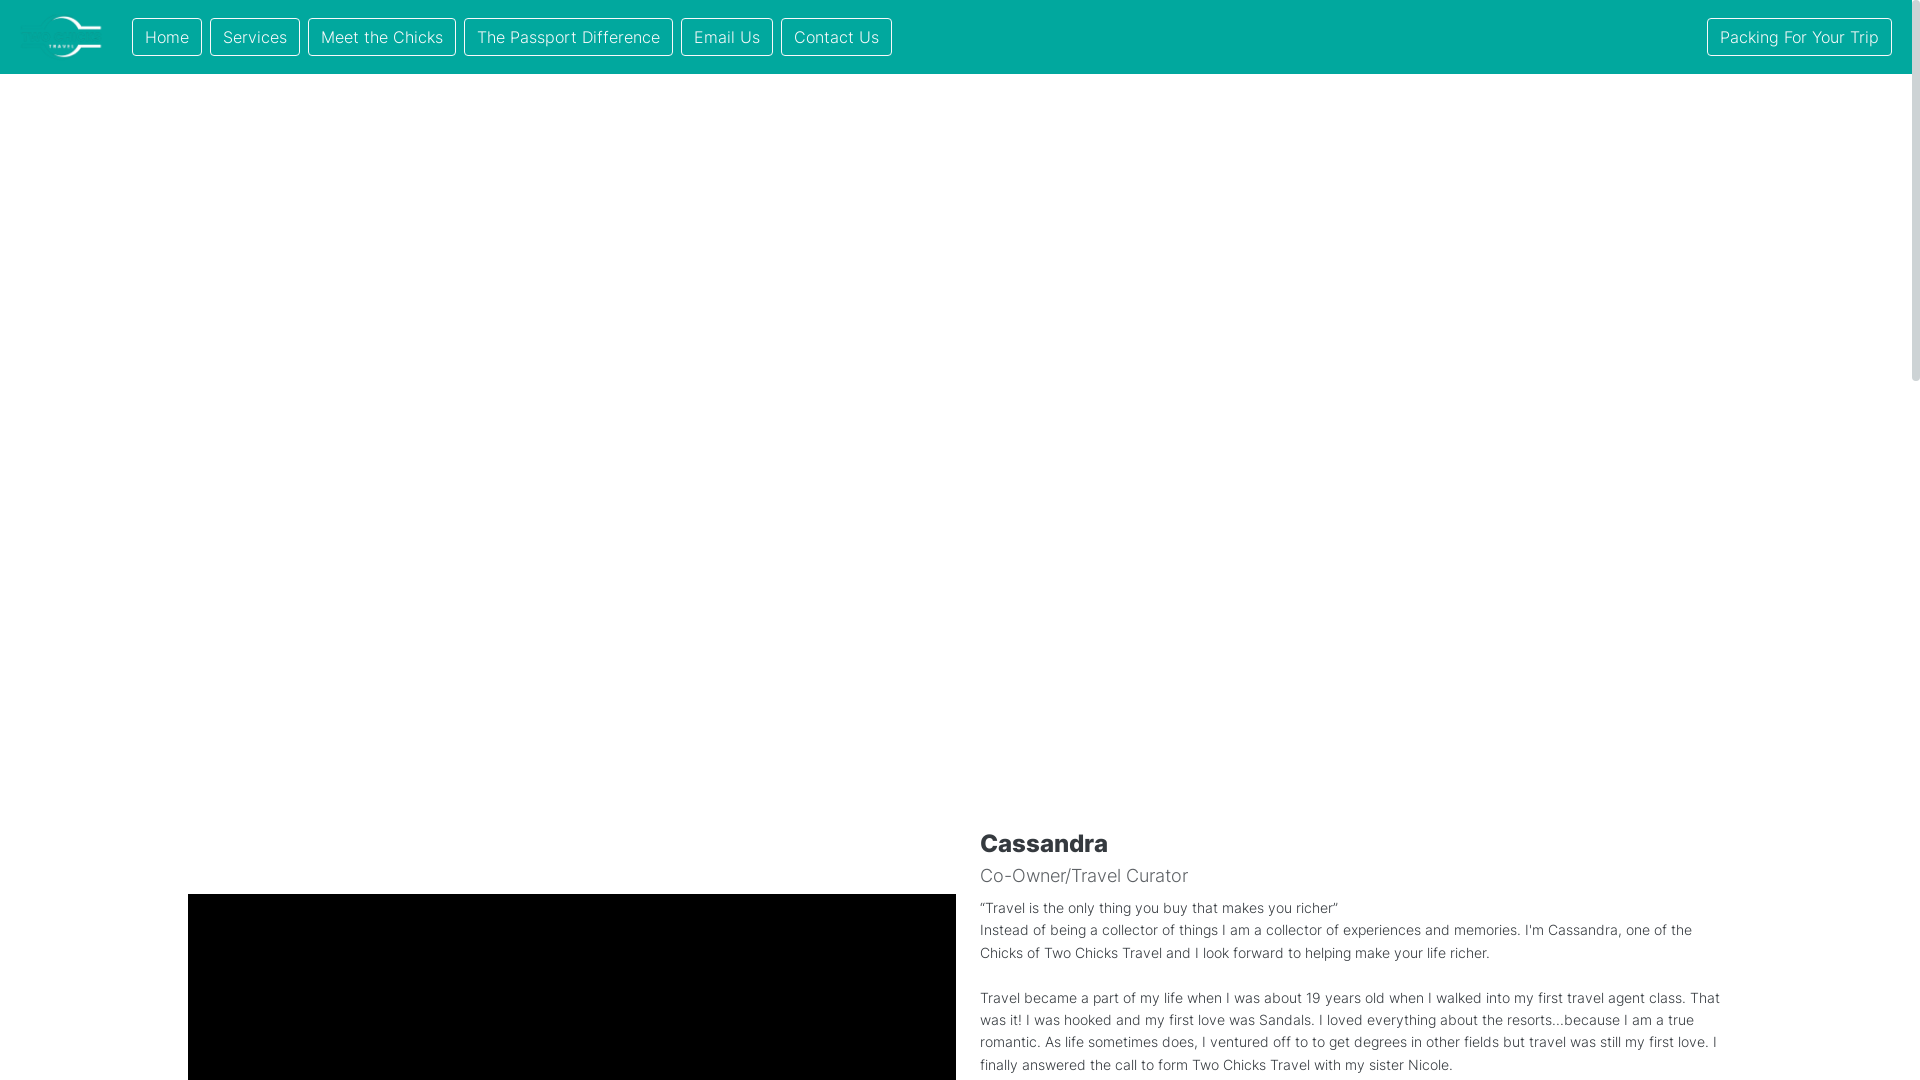  Describe the element at coordinates (681, 37) in the screenshot. I see `'Email Us'` at that location.